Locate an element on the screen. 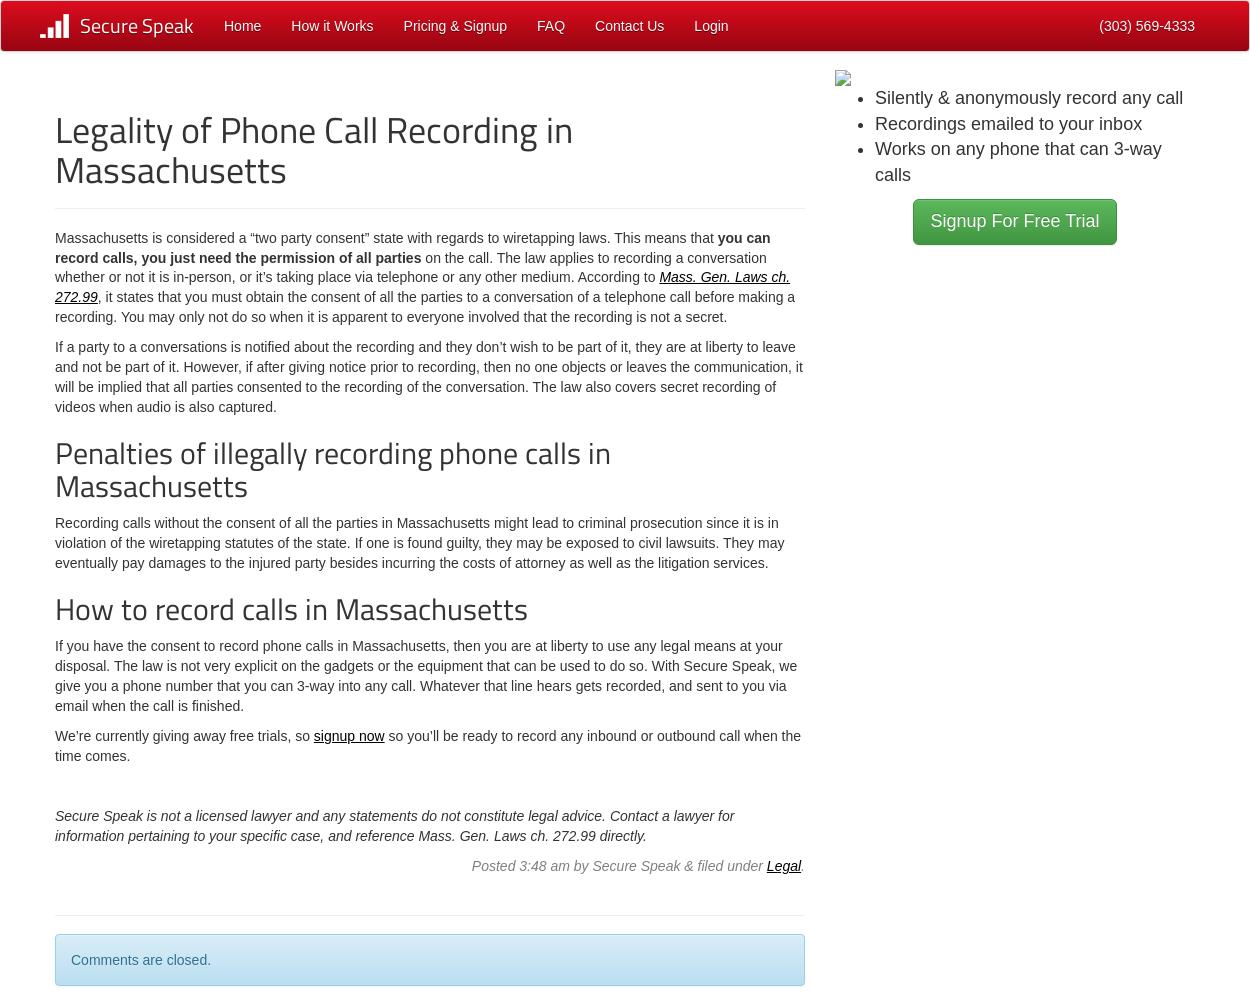 Image resolution: width=1250 pixels, height=1000 pixels. 'Penalties of illegally recording phone calls in Massachusetts' is located at coordinates (332, 468).